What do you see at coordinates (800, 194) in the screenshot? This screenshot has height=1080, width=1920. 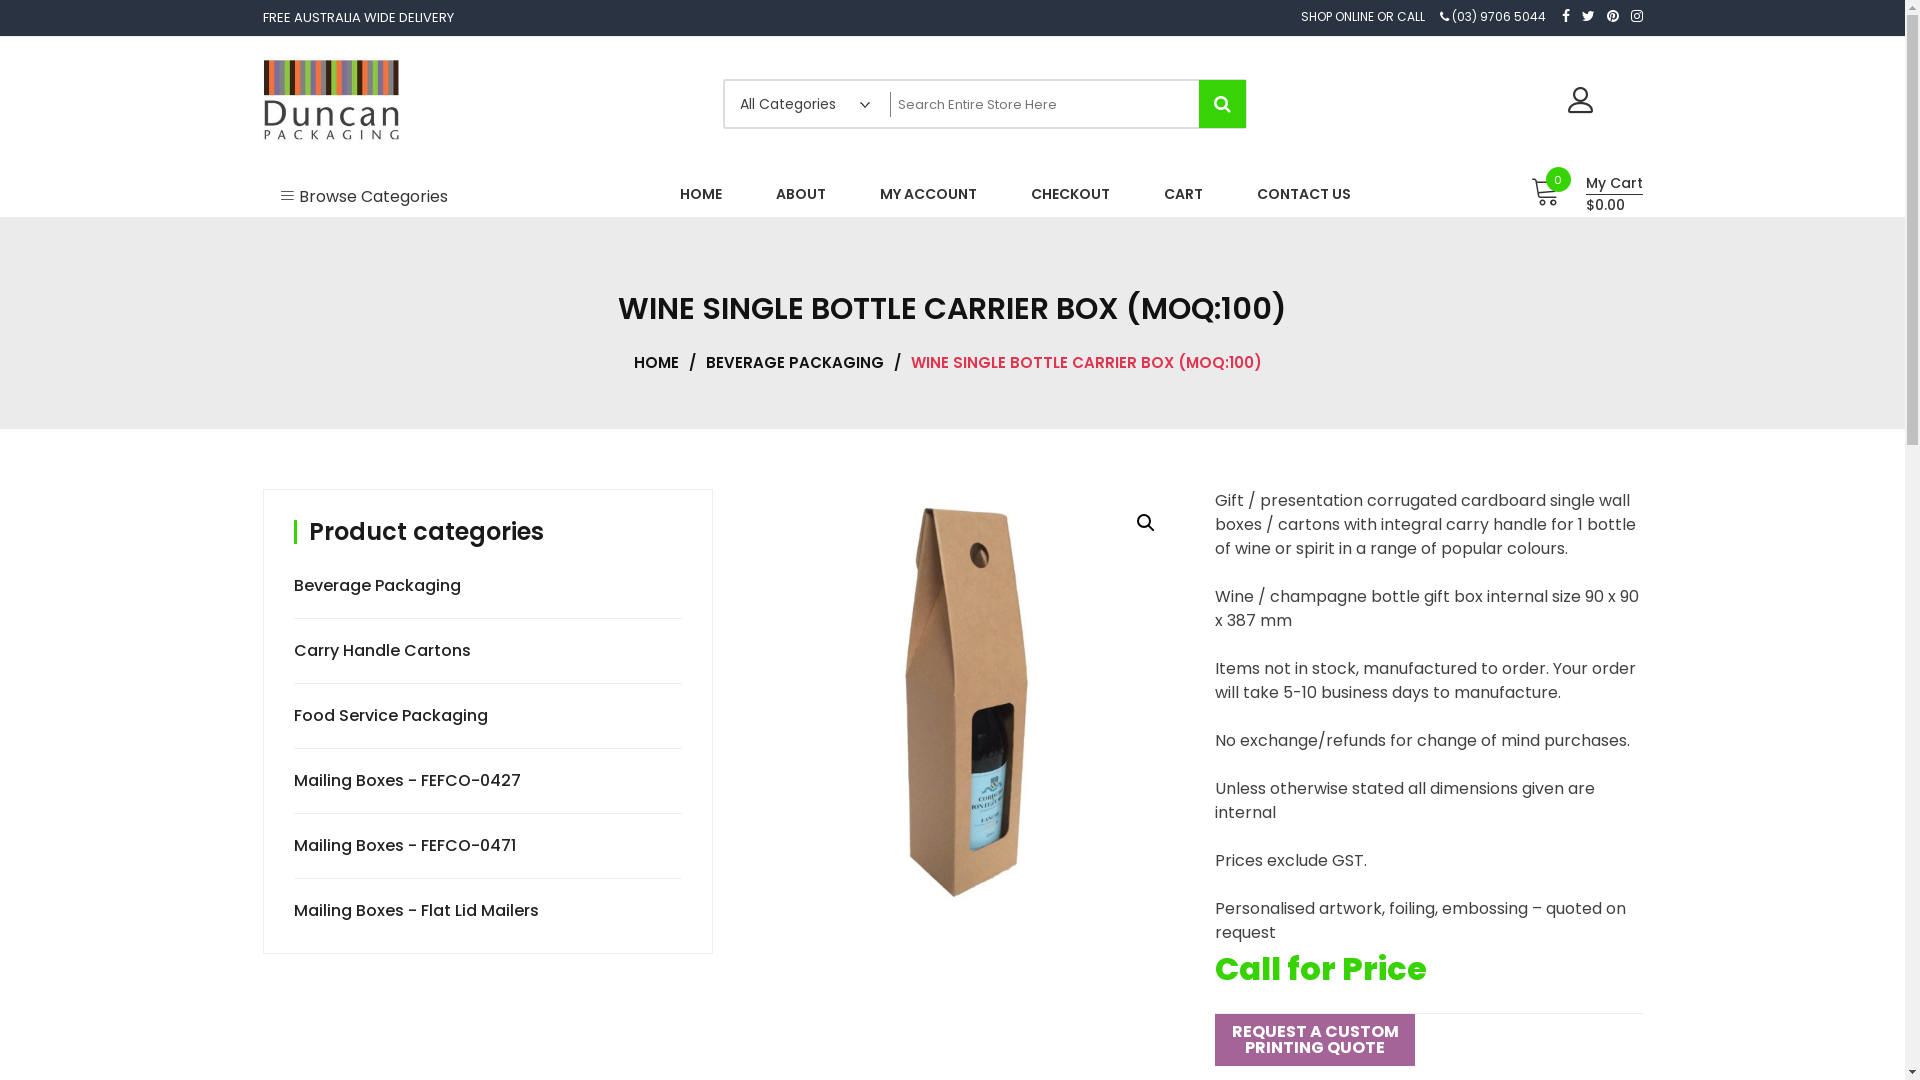 I see `'ABOUT'` at bounding box center [800, 194].